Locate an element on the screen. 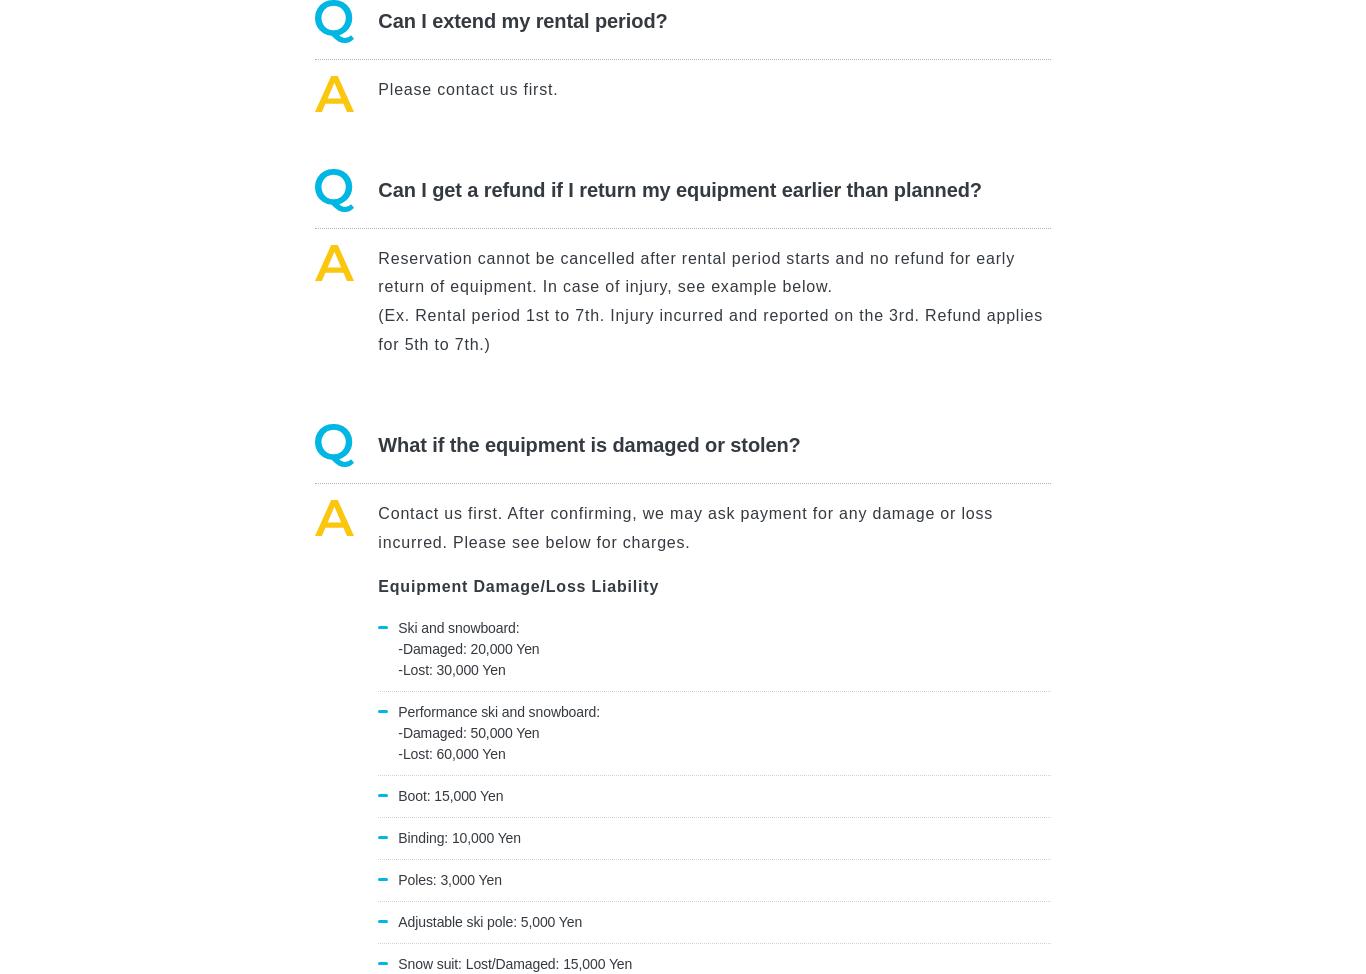  'Green Season' is located at coordinates (695, 88).